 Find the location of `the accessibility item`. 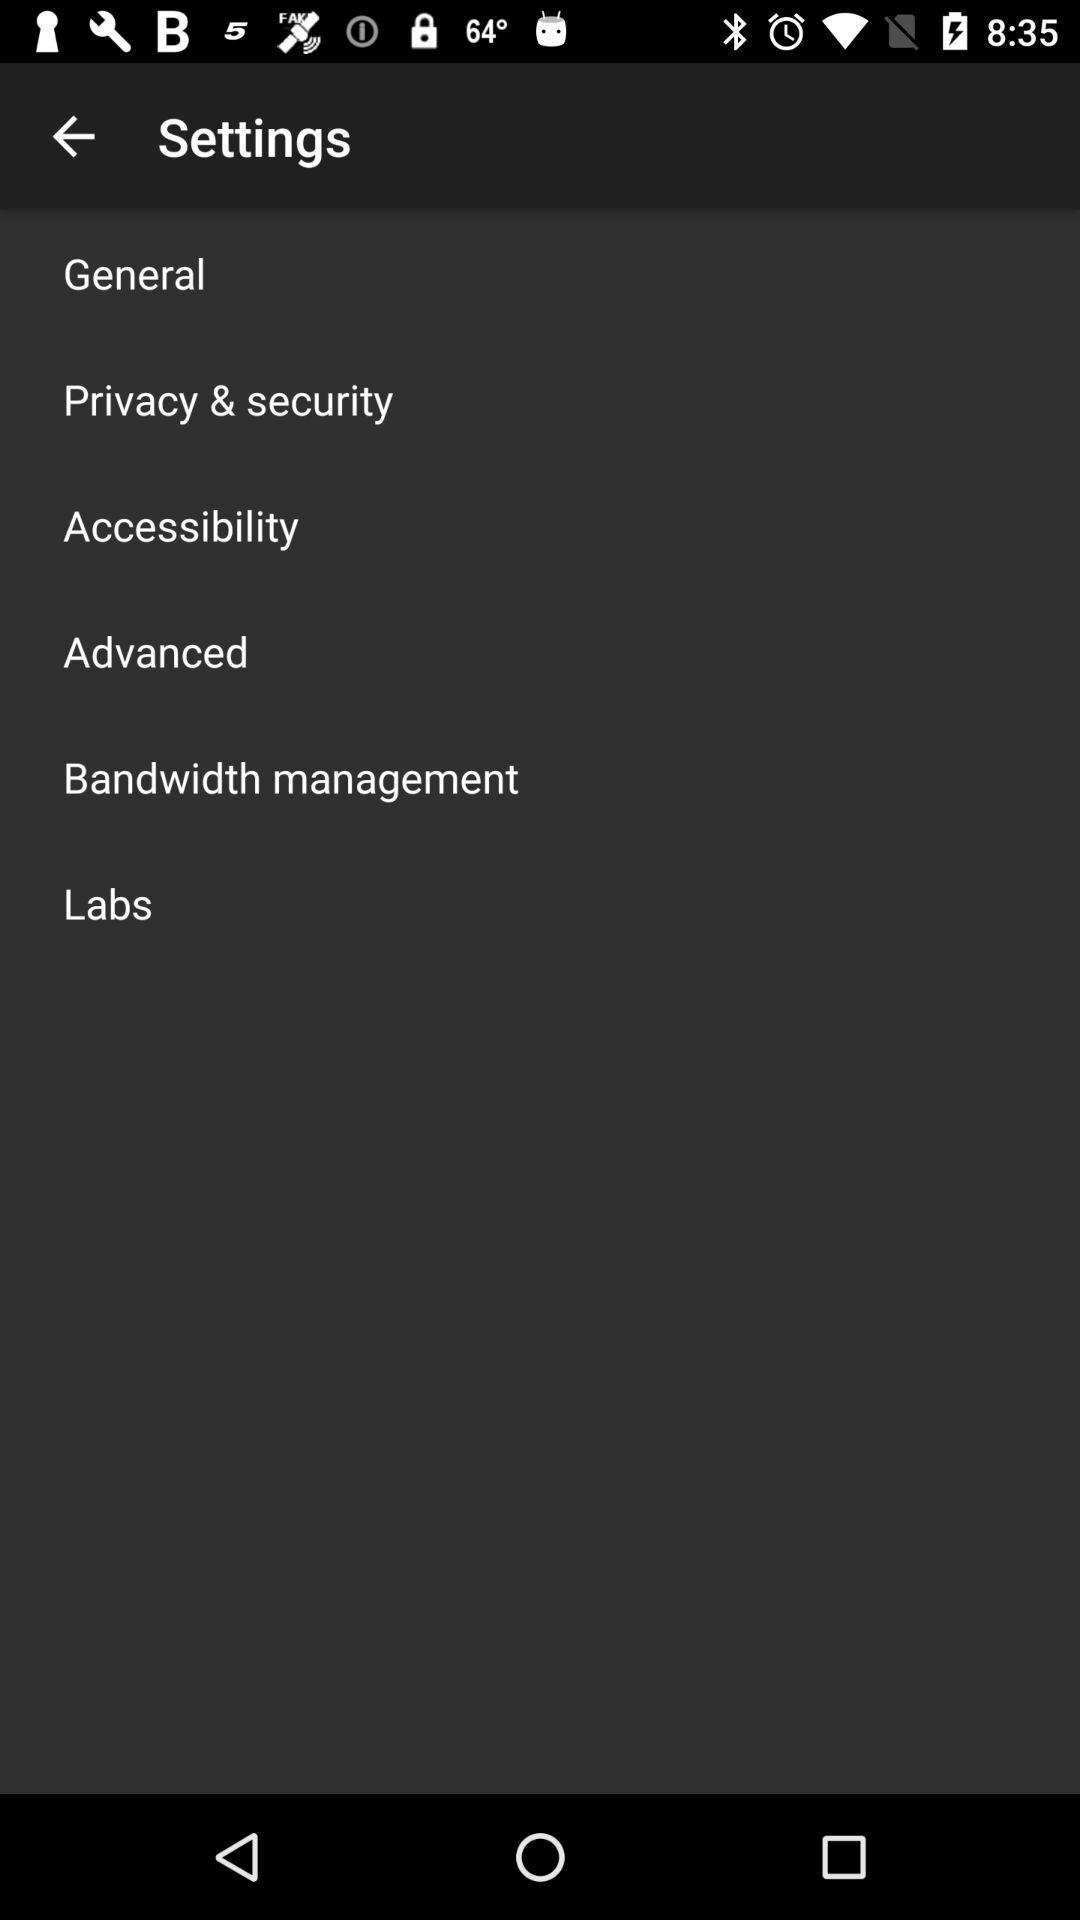

the accessibility item is located at coordinates (181, 524).